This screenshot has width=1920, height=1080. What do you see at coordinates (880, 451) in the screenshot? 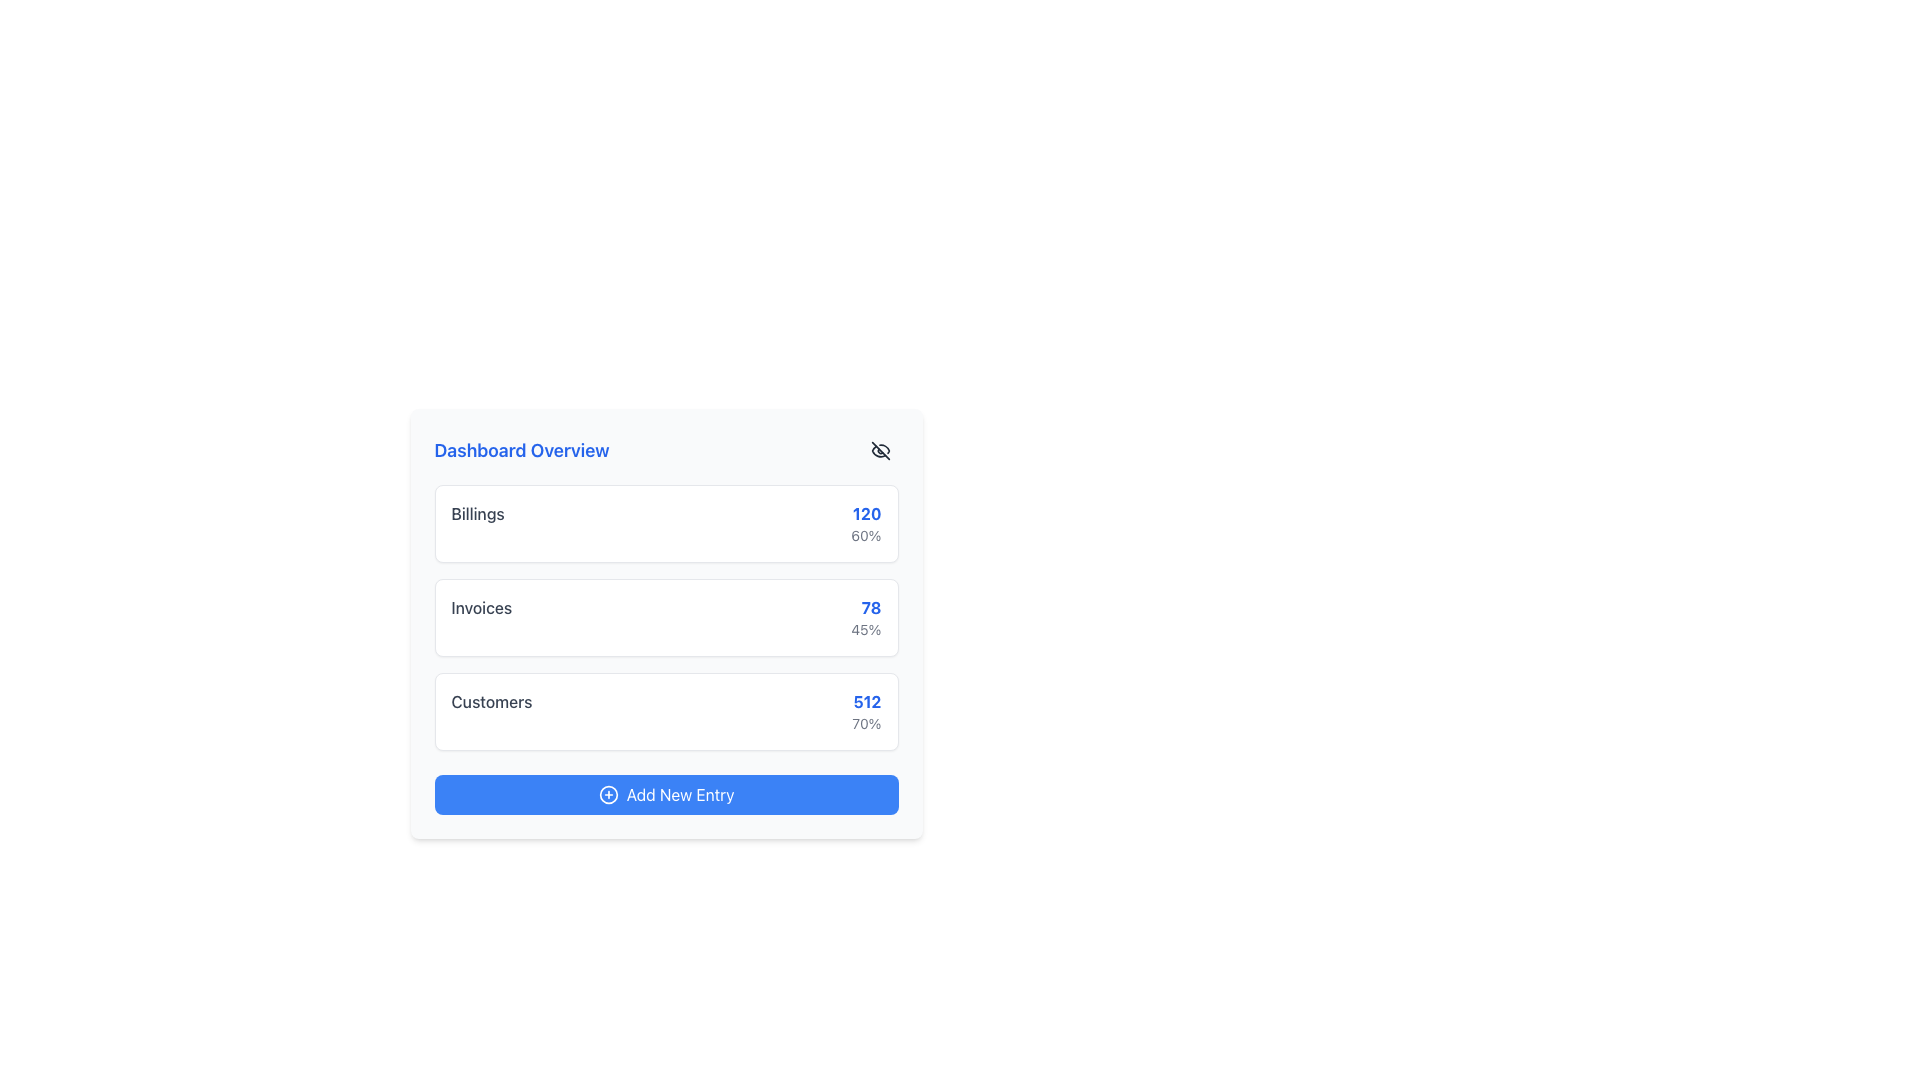
I see `the visibility toggle icon resembling an eye with a slash through it, located to the right of the 'Dashboard Overview' header` at bounding box center [880, 451].